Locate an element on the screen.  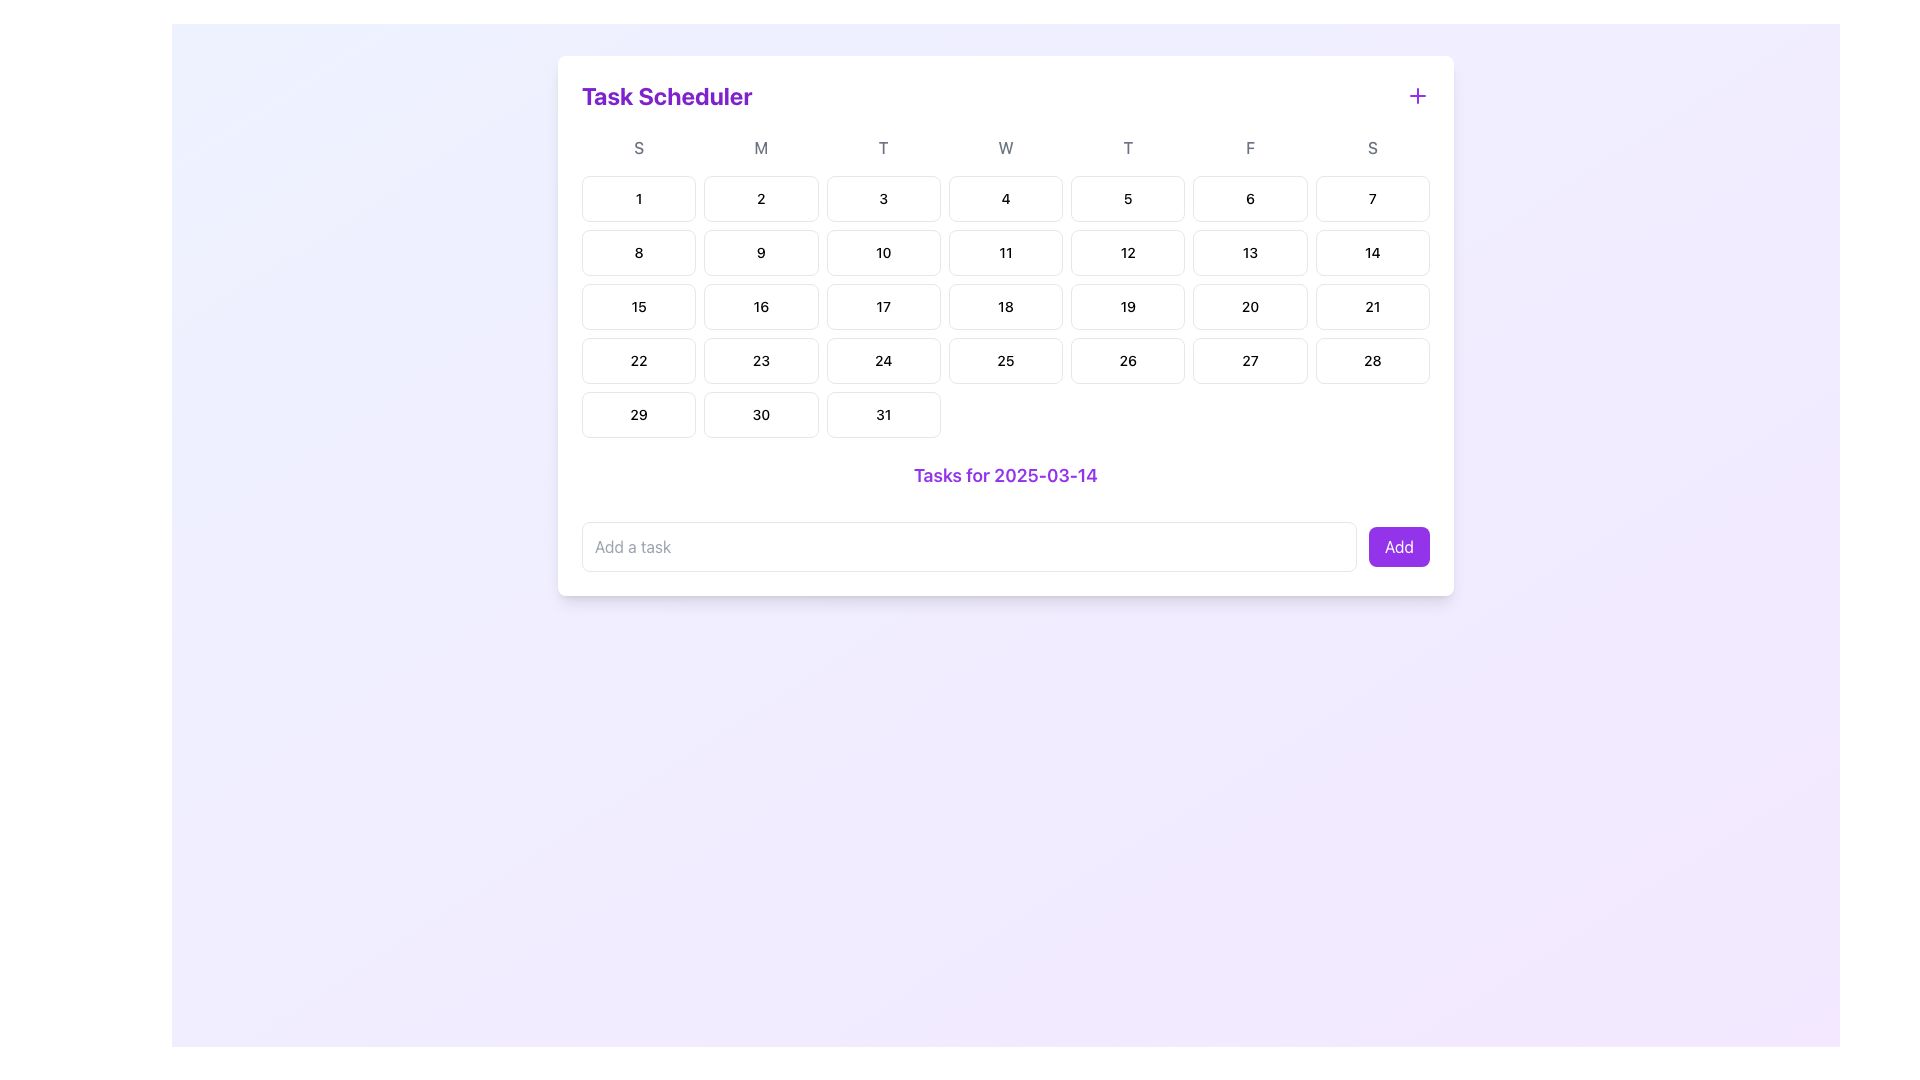
the button representing the fifth day of the month in the calendar is located at coordinates (1128, 199).